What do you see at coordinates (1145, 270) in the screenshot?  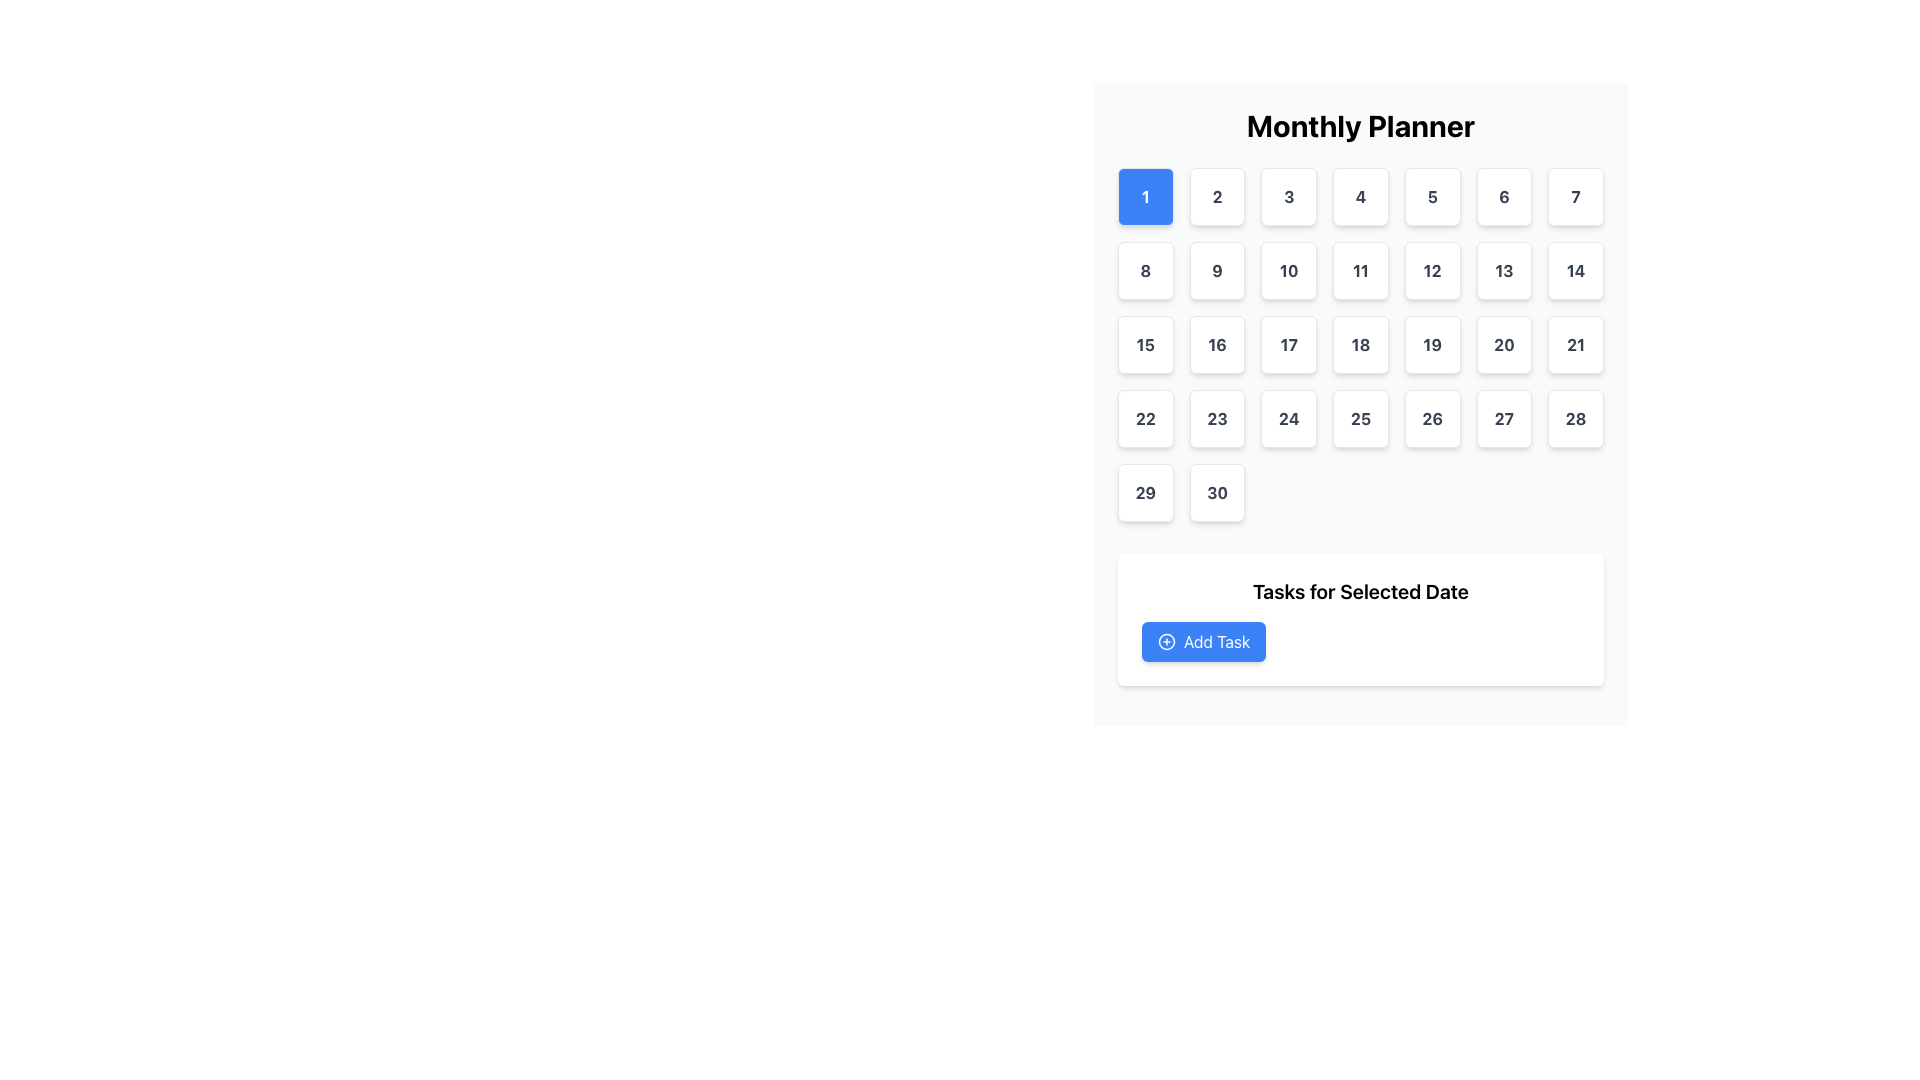 I see `the square button with rounded corners, white background, and the text '8' in bold black font, located in the second row, first column under 'Monthly Planner'` at bounding box center [1145, 270].